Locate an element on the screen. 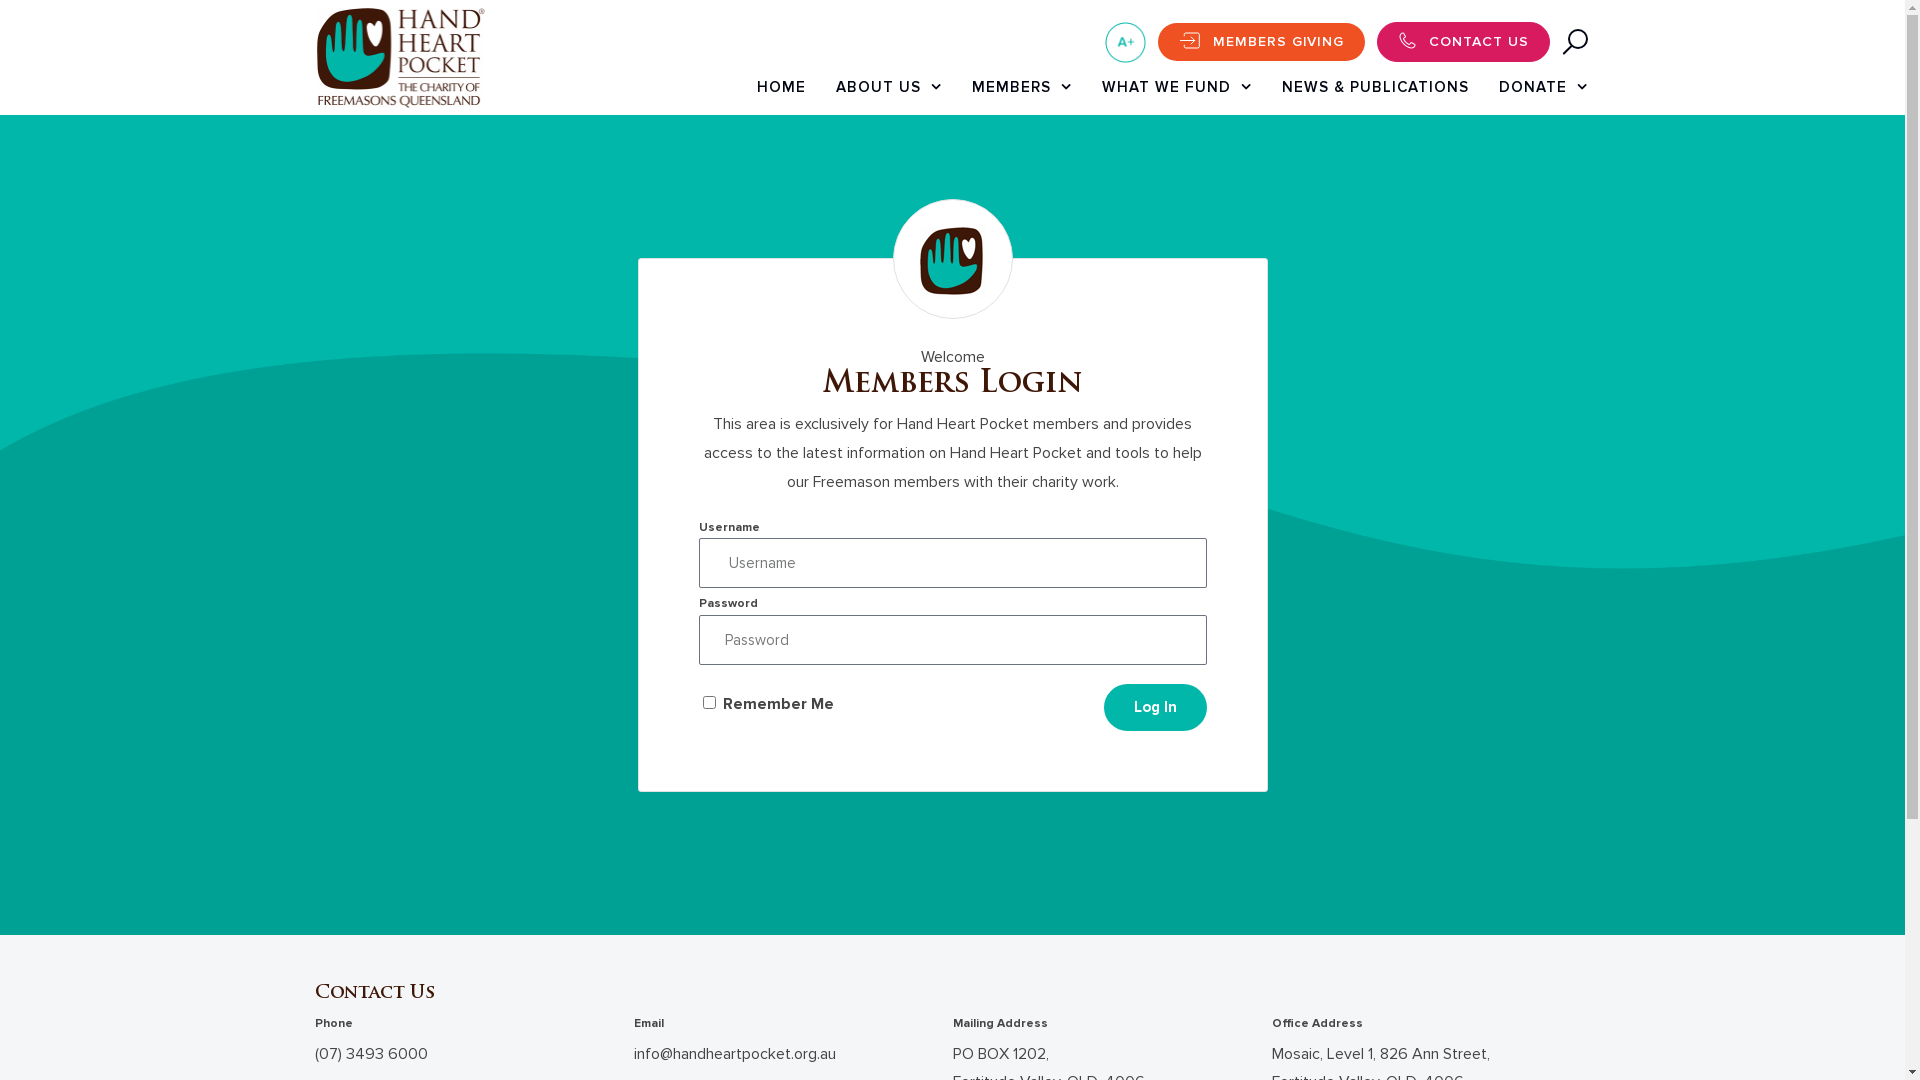  'MEMBERS' is located at coordinates (1022, 92).